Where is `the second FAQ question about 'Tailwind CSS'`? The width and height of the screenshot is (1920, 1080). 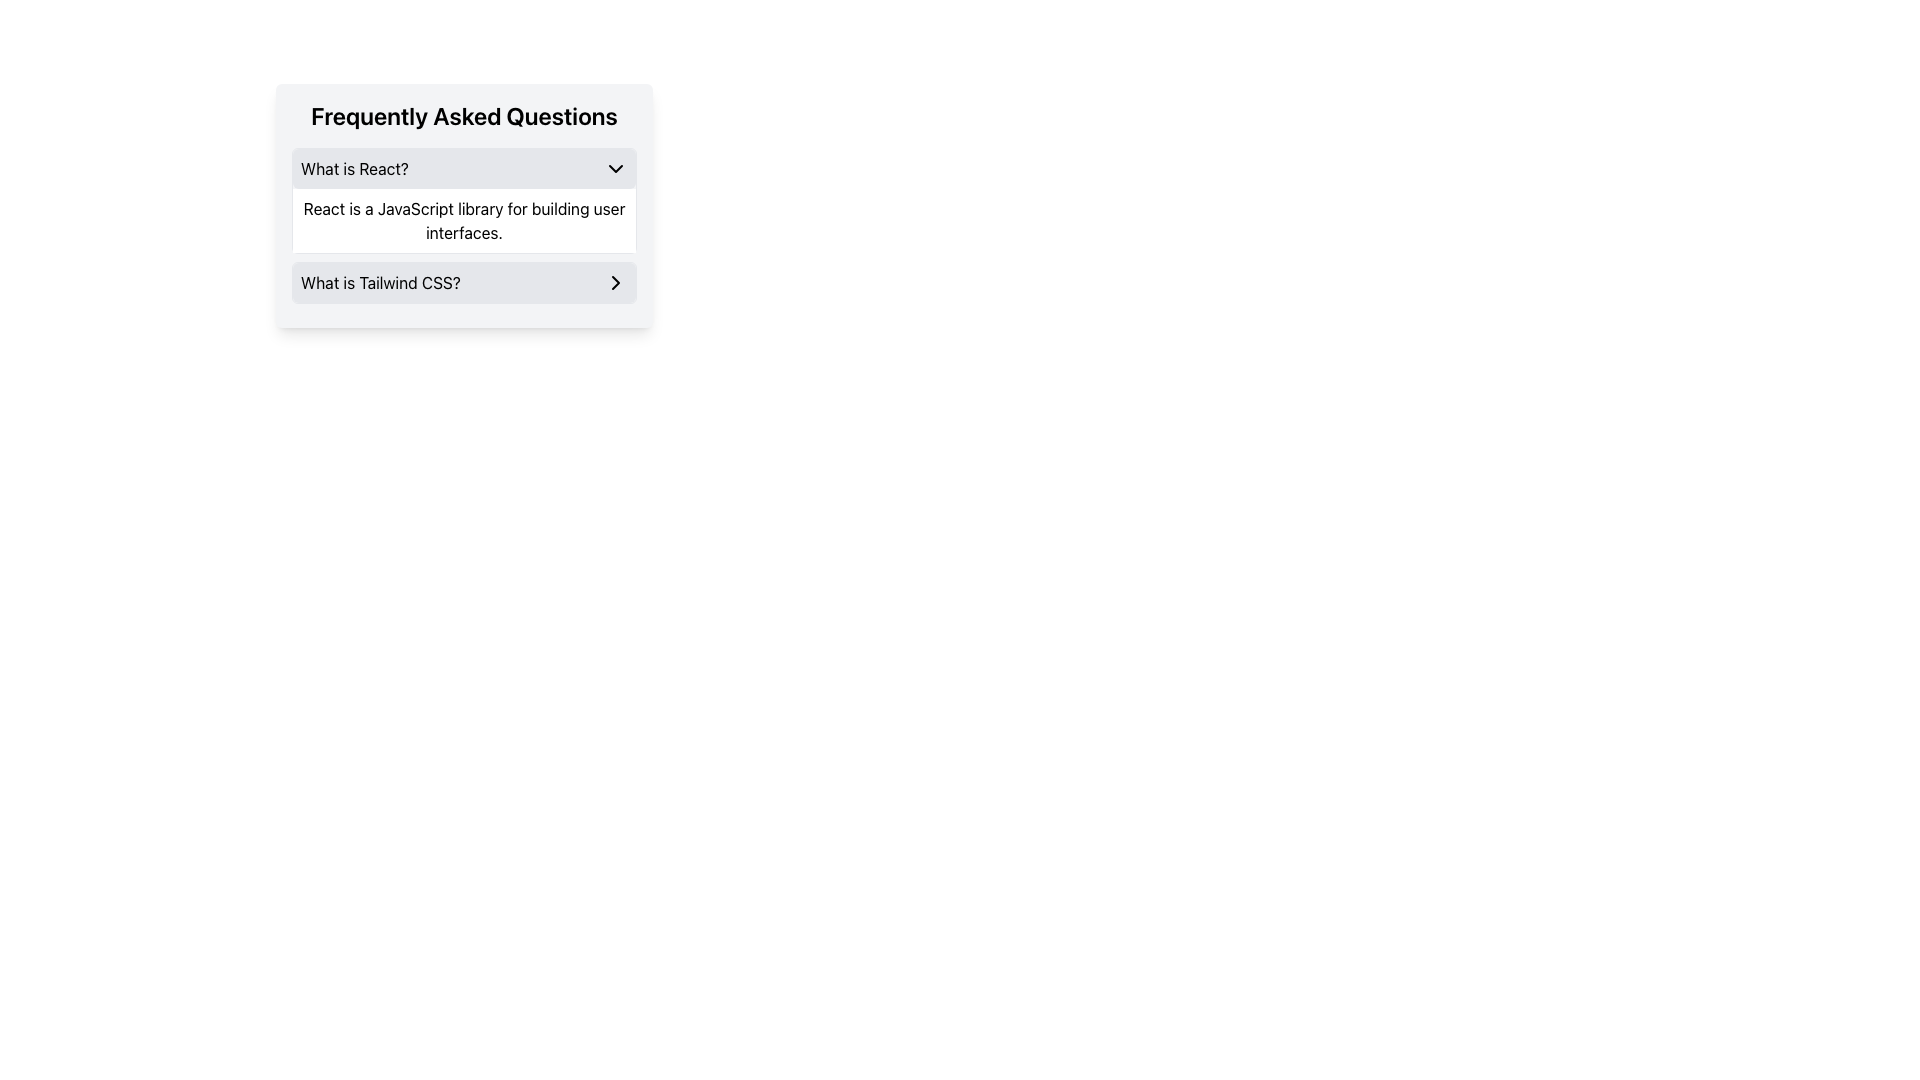
the second FAQ question about 'Tailwind CSS' is located at coordinates (463, 282).